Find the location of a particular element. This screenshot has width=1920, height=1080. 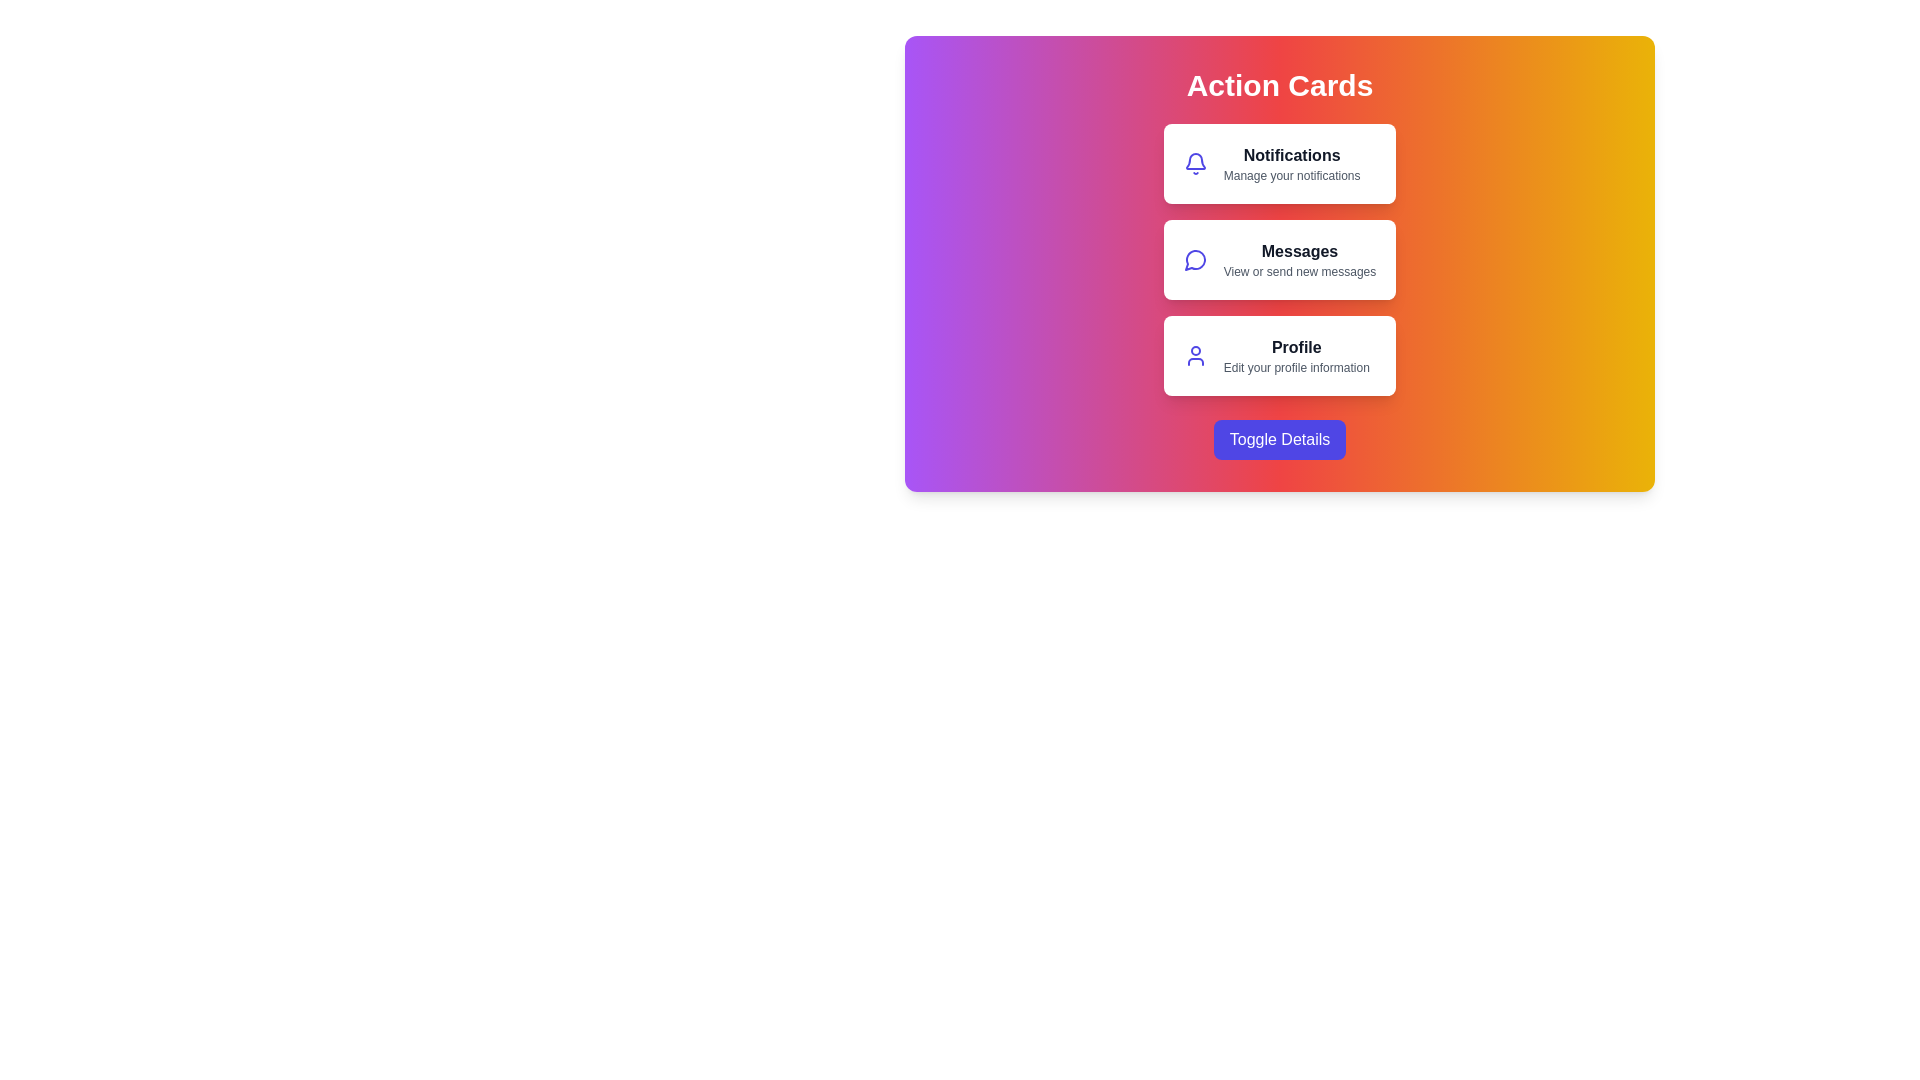

the Text label that serves as a title for the card, located above the 'Edit your profile information' text in the third card from the top is located at coordinates (1296, 346).